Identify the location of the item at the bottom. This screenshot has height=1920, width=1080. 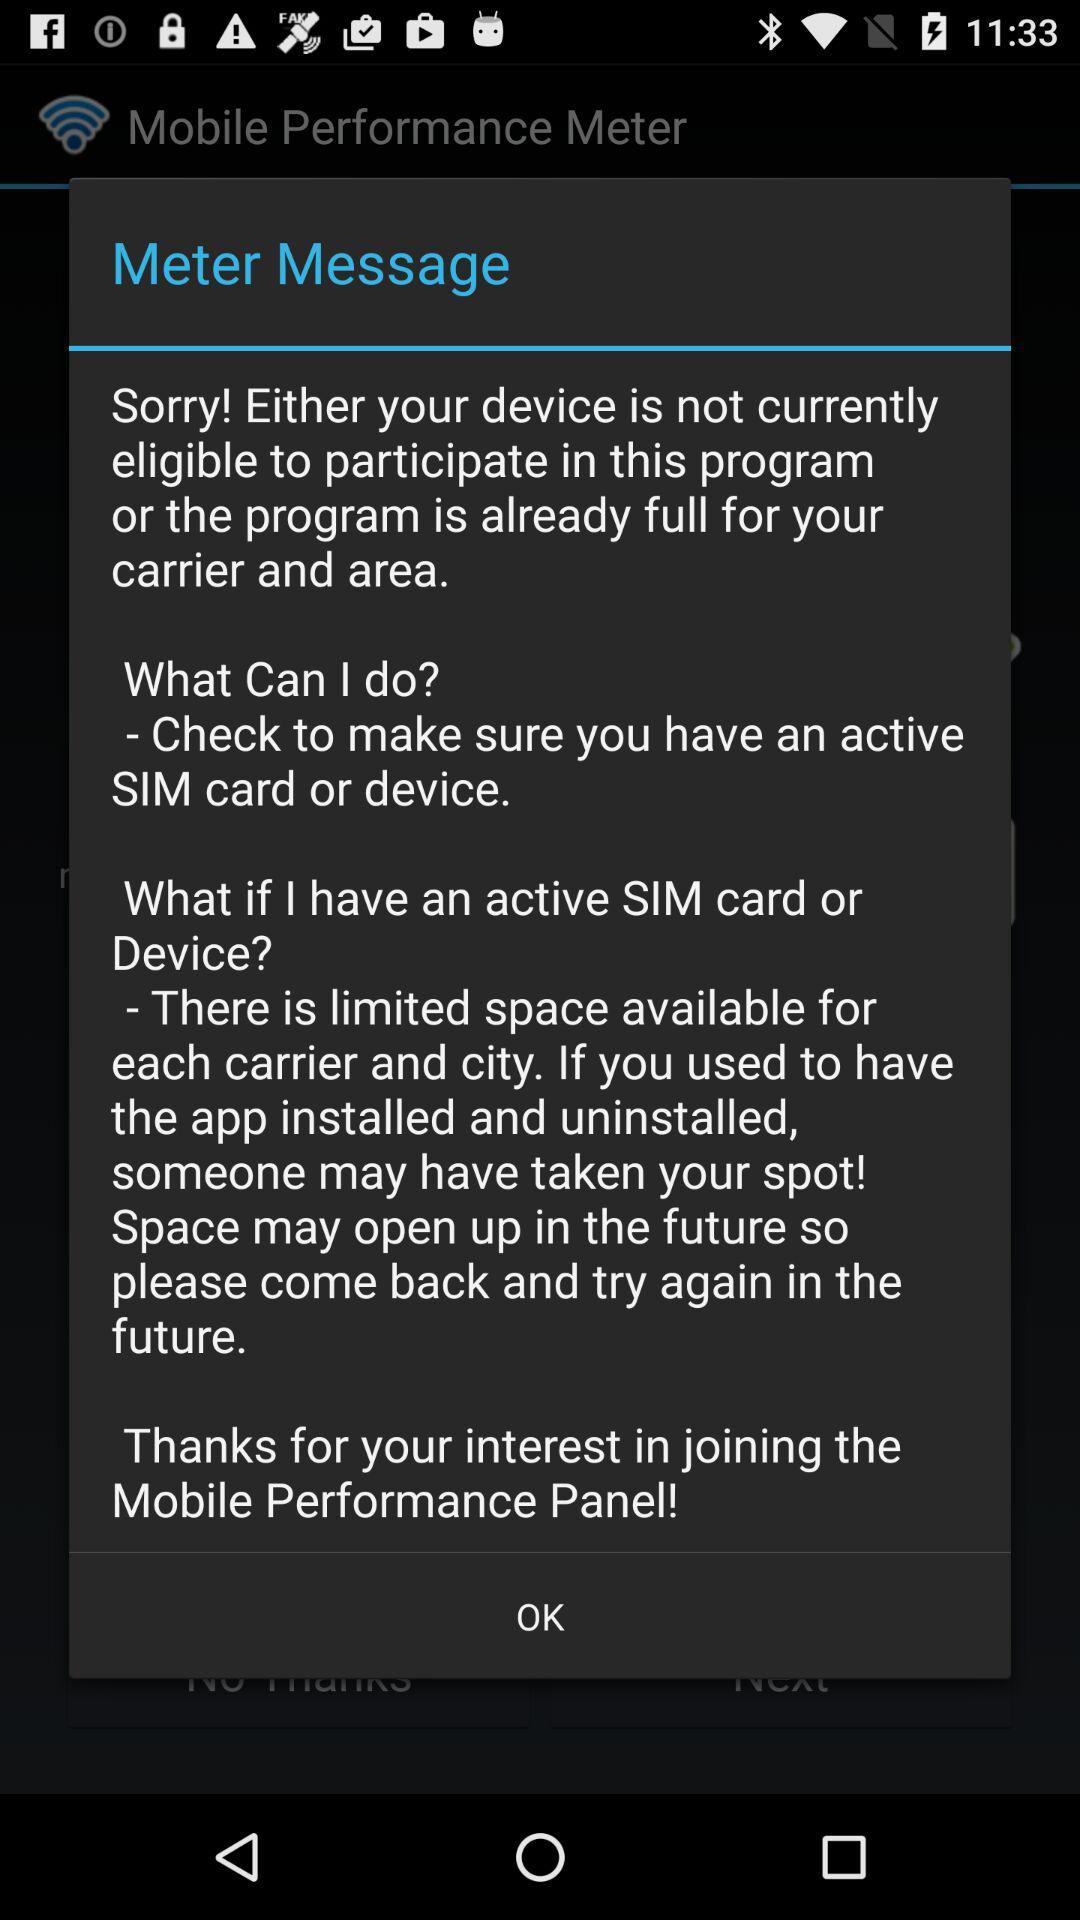
(540, 1616).